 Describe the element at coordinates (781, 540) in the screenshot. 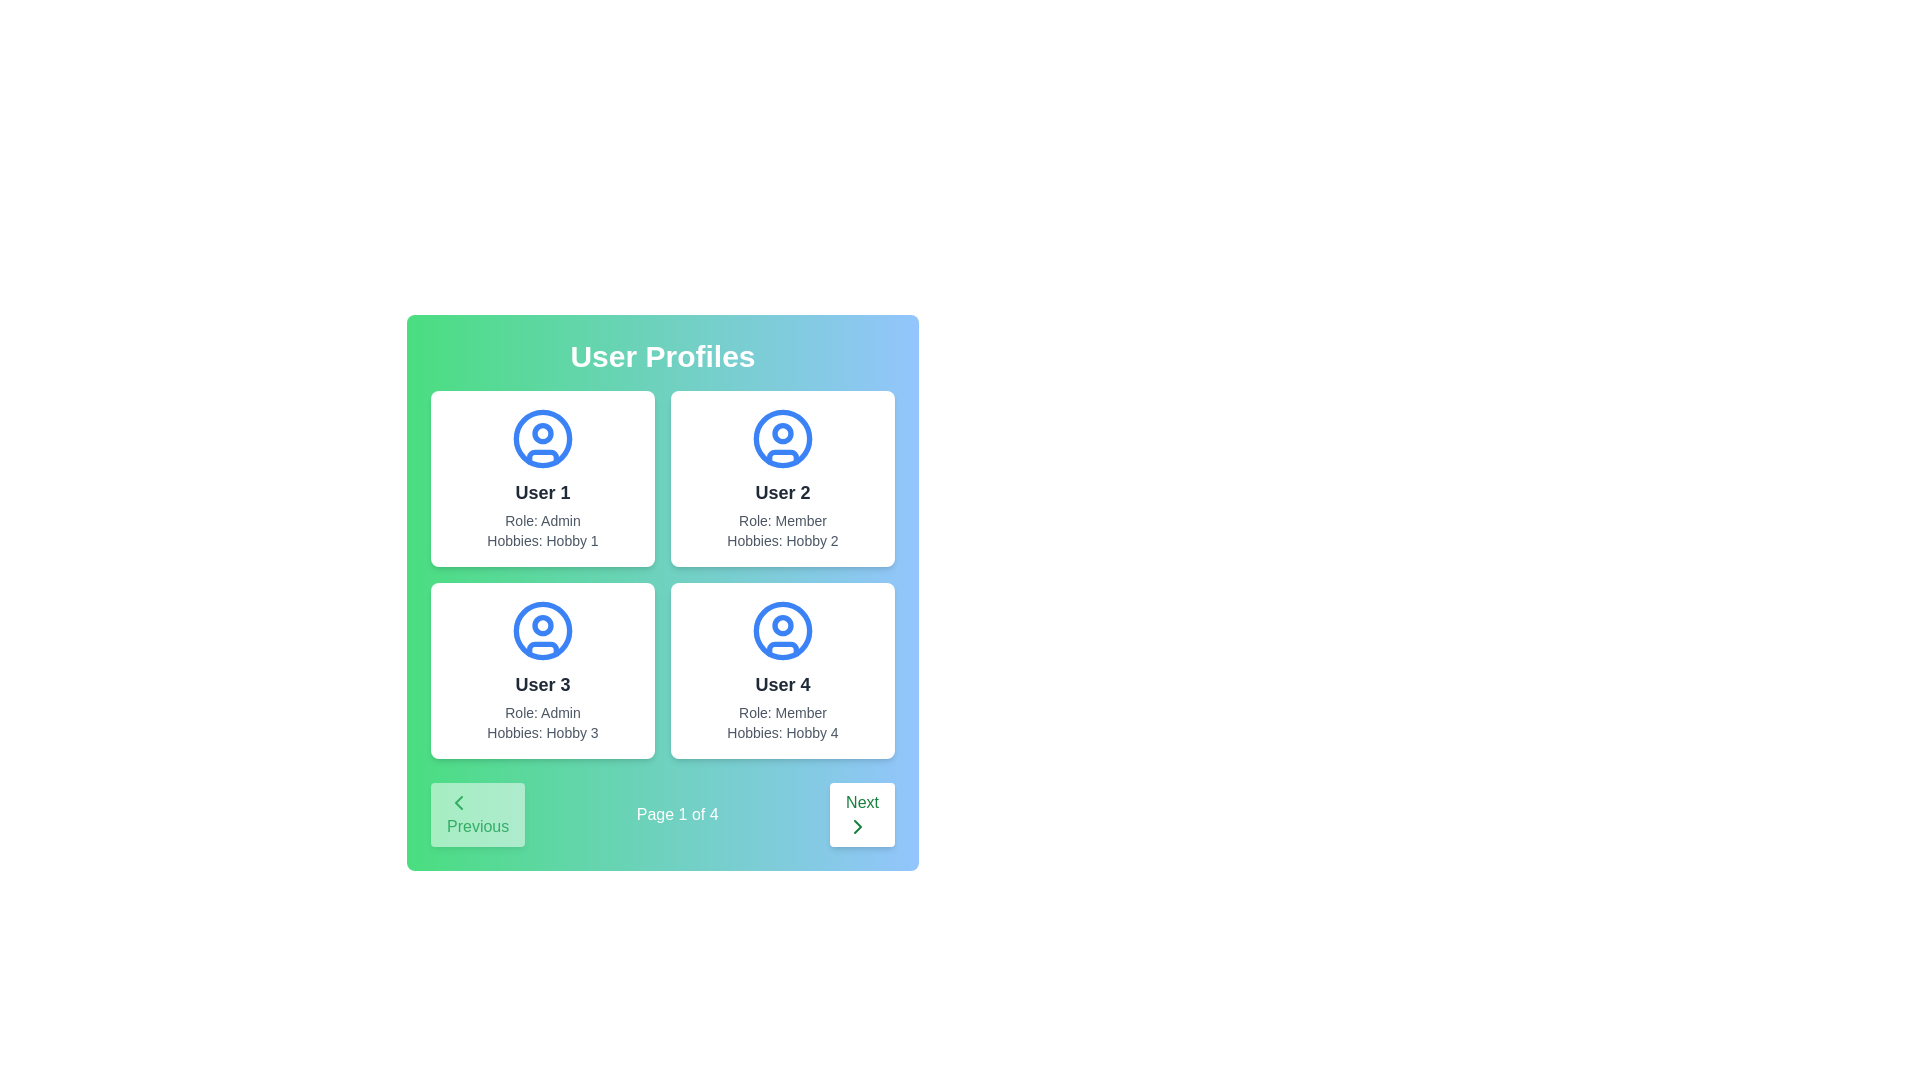

I see `the informational text label displaying hobby details for 'User 2', located below 'Role: Member' in the user card` at that location.